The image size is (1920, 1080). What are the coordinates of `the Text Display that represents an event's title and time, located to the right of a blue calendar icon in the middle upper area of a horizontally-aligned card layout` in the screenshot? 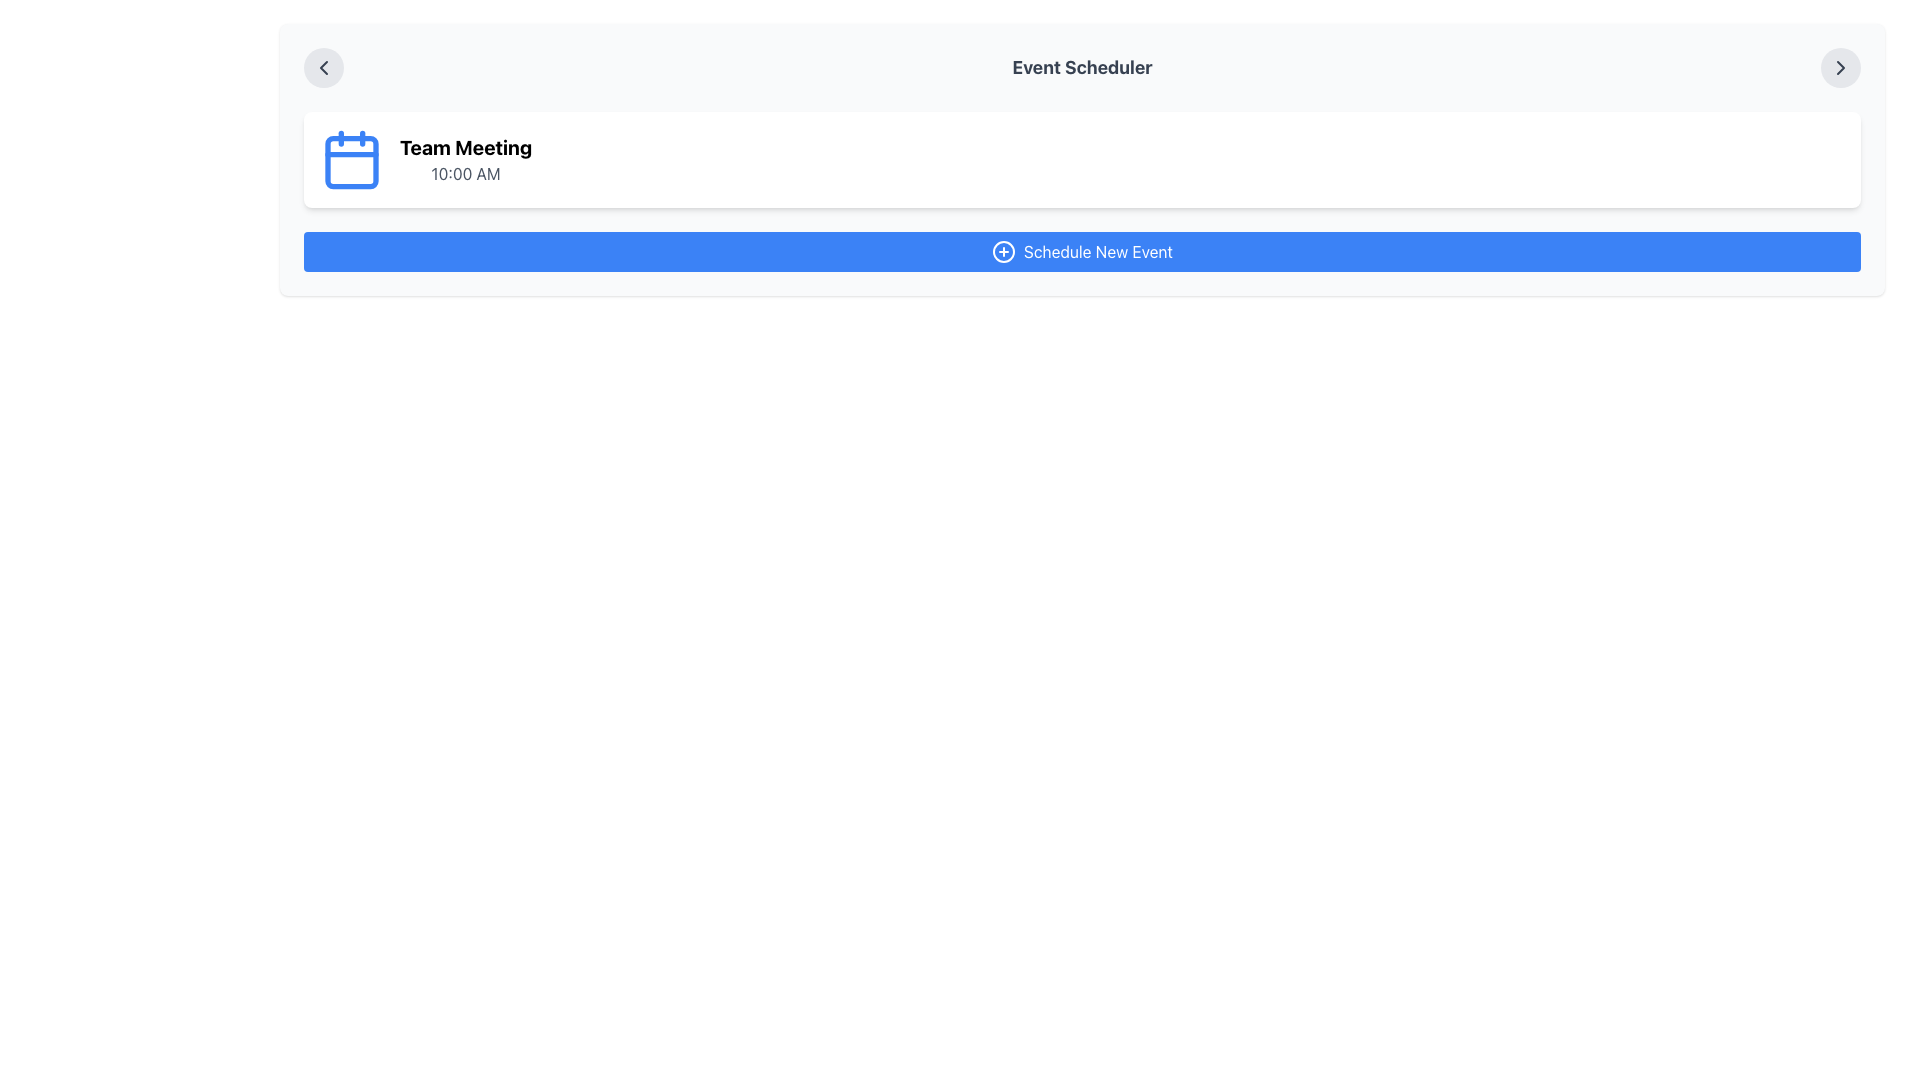 It's located at (464, 158).